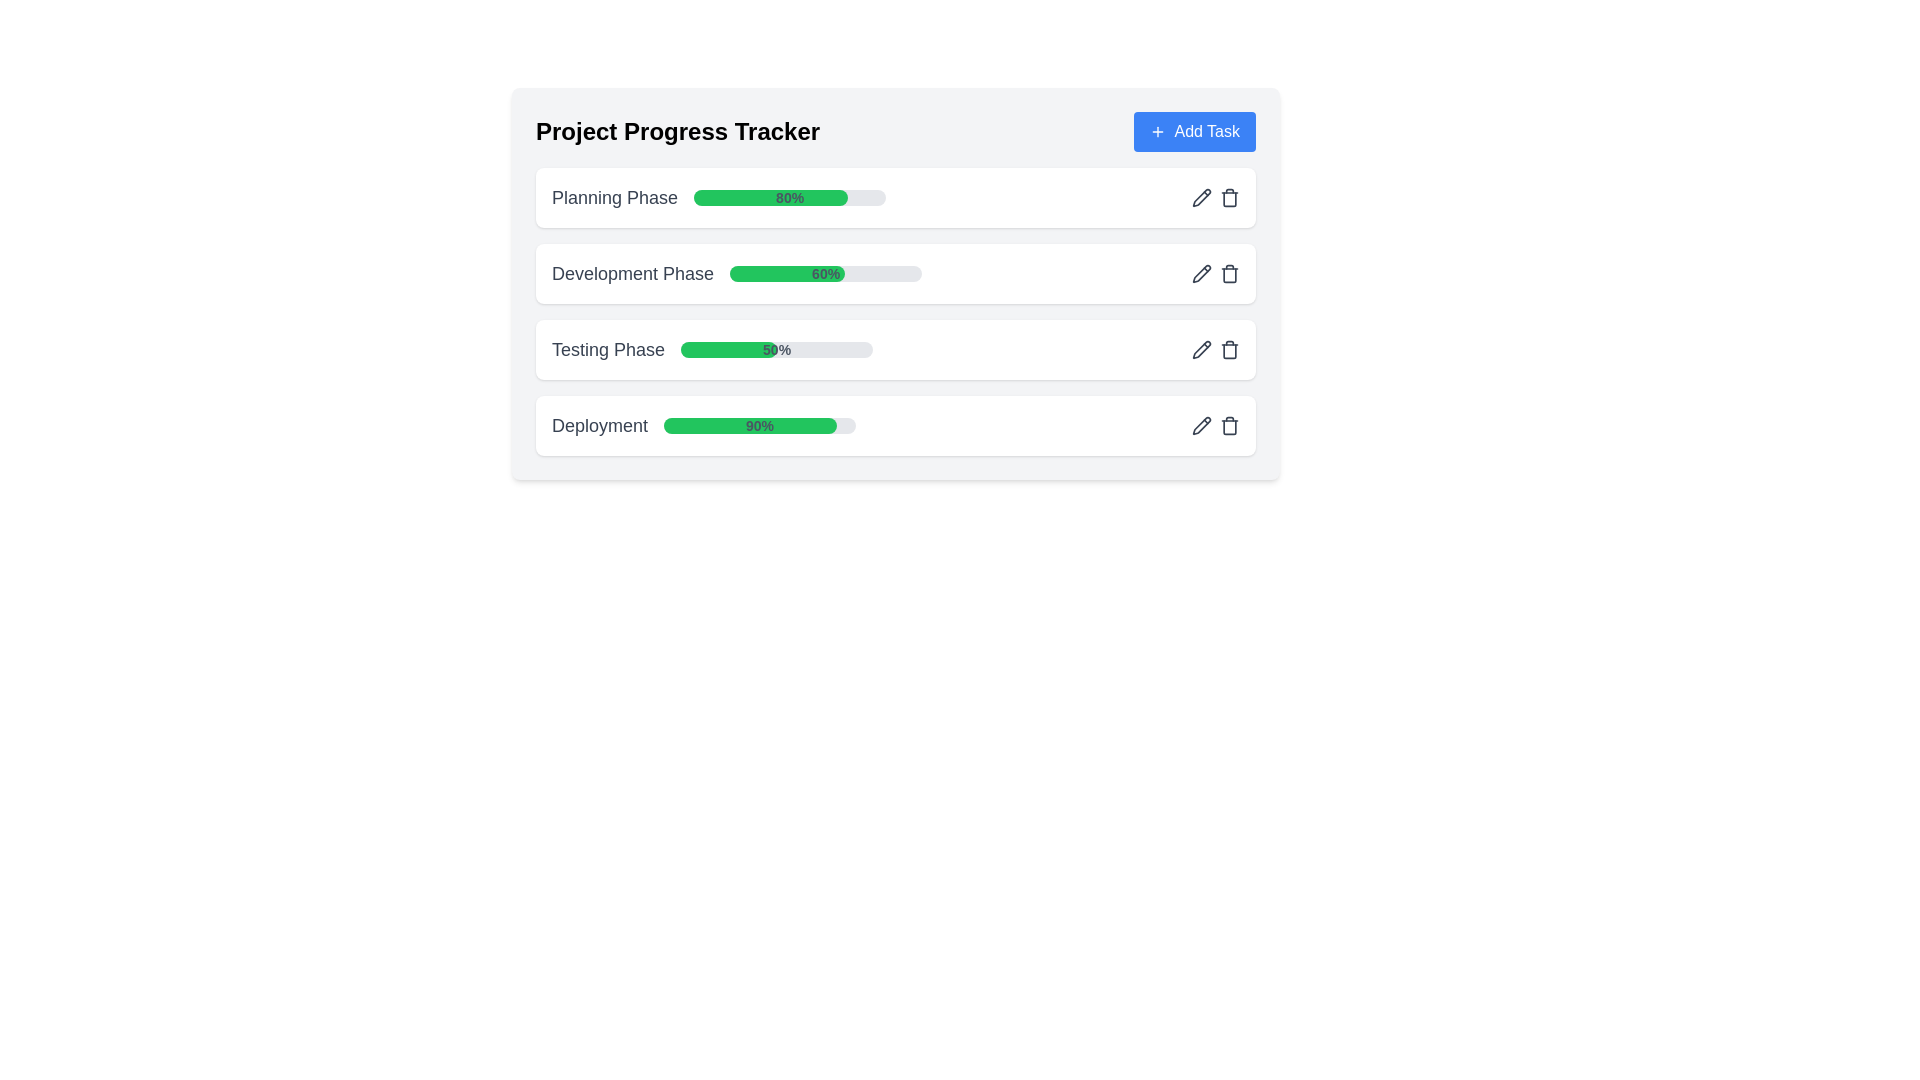 This screenshot has width=1920, height=1080. Describe the element at coordinates (728, 349) in the screenshot. I see `the green progress bar that indicates 50% completion of the 'Testing Phase' task in the project tracker interface` at that location.